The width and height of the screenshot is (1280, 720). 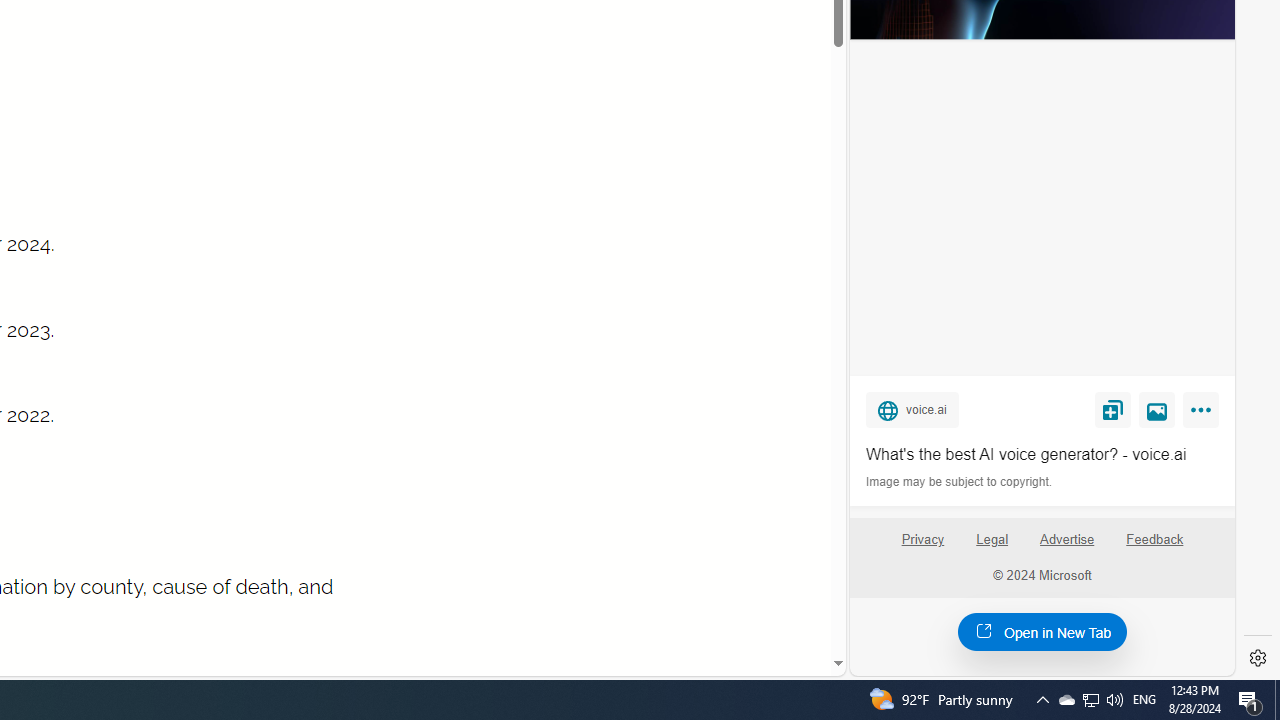 What do you see at coordinates (992, 538) in the screenshot?
I see `'Legal'` at bounding box center [992, 538].